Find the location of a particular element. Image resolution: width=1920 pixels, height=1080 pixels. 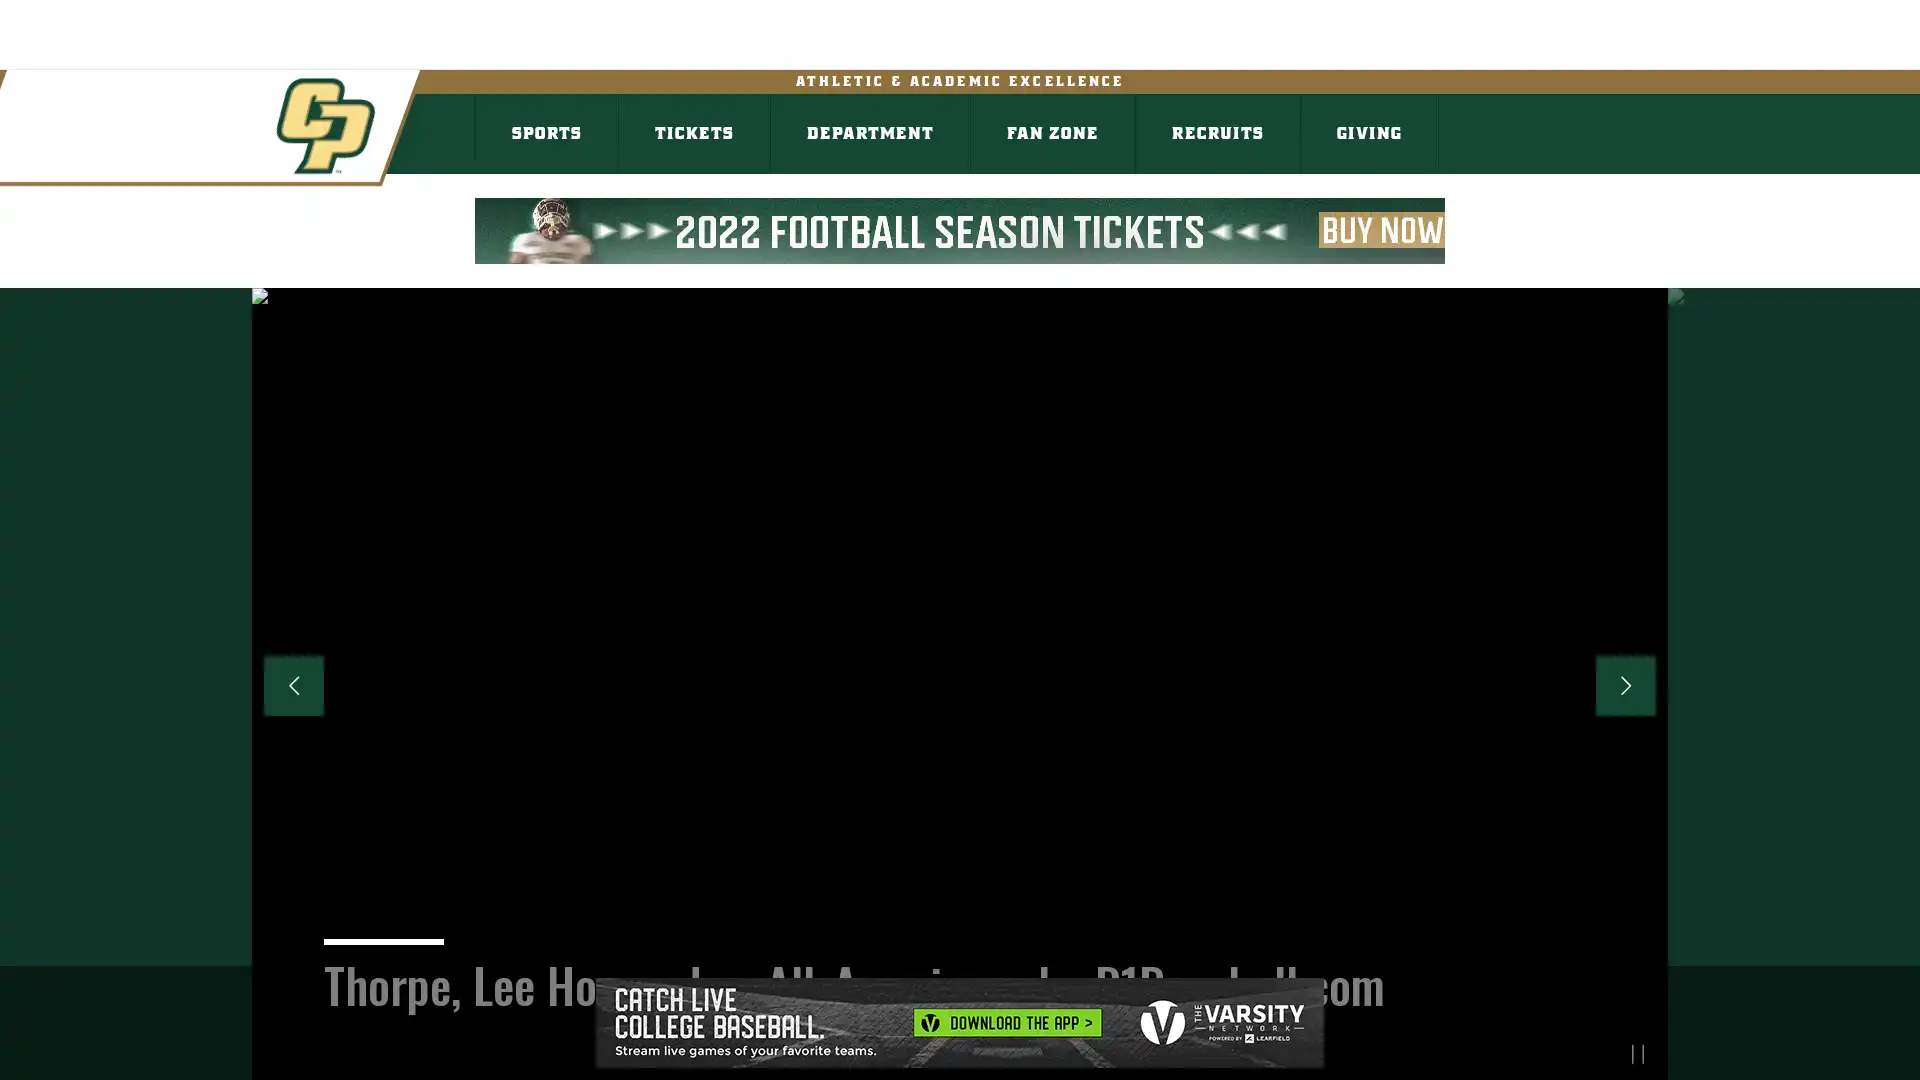

Toggle game links is located at coordinates (22, 53).